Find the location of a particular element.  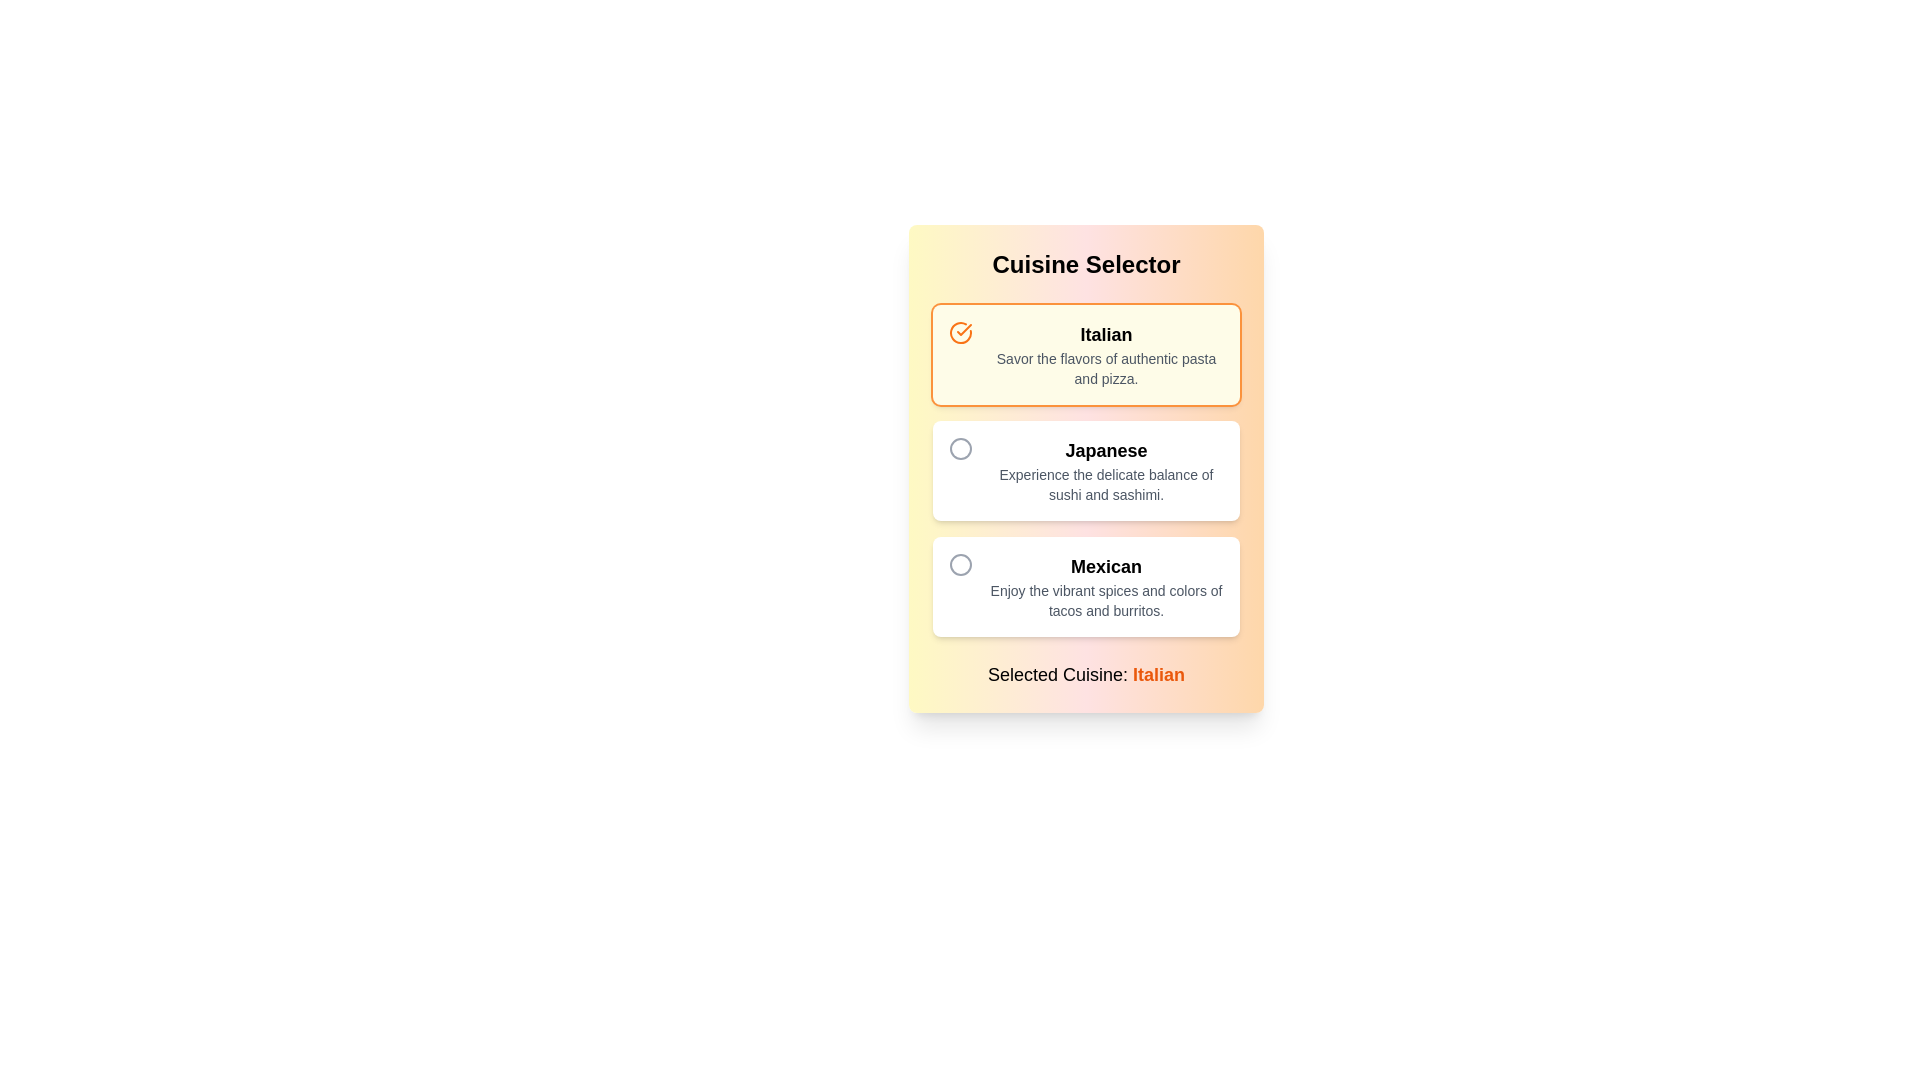

textual description 'Experience the delicate balance of sushi and sashimi.' from the text label located beneath the bold header 'Japanese' is located at coordinates (1105, 485).